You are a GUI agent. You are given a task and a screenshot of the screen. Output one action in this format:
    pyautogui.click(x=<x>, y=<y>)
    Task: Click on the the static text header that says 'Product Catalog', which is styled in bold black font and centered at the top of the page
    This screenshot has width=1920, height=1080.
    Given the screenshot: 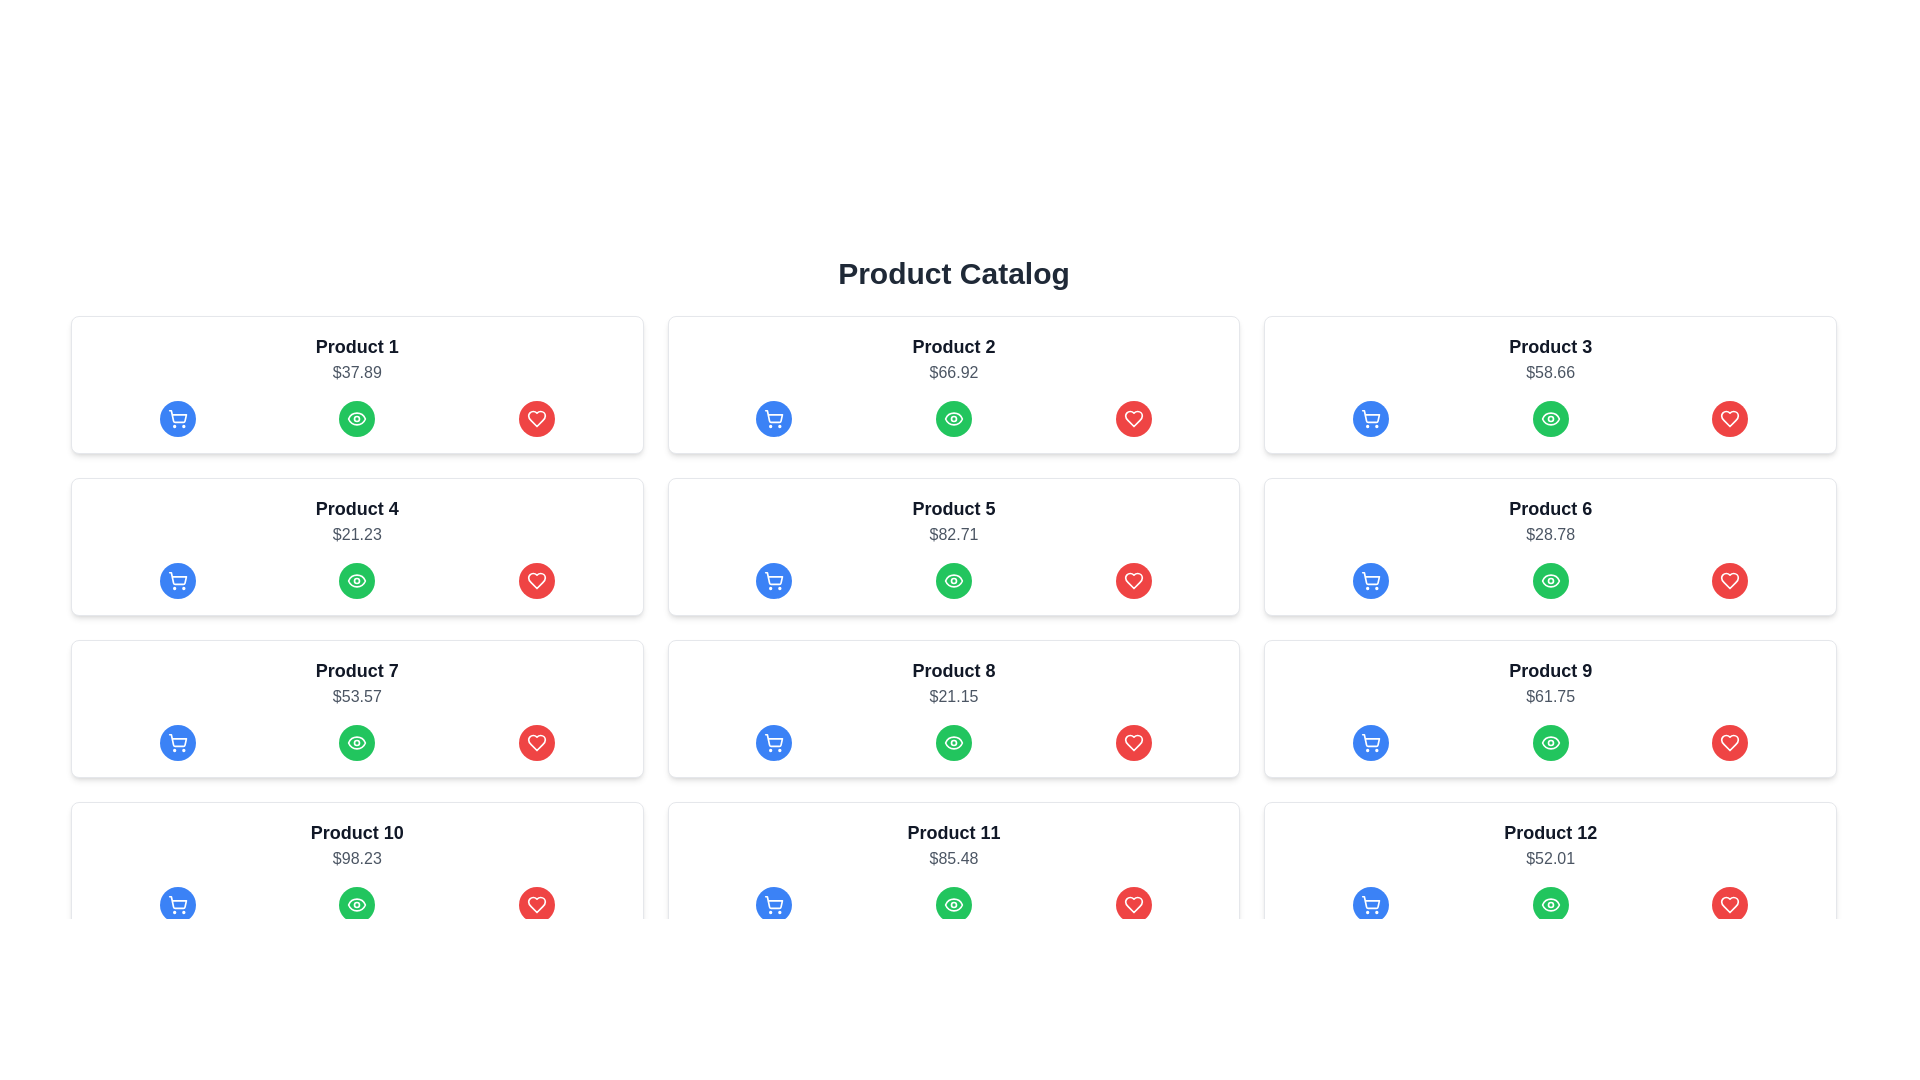 What is the action you would take?
    pyautogui.click(x=953, y=273)
    